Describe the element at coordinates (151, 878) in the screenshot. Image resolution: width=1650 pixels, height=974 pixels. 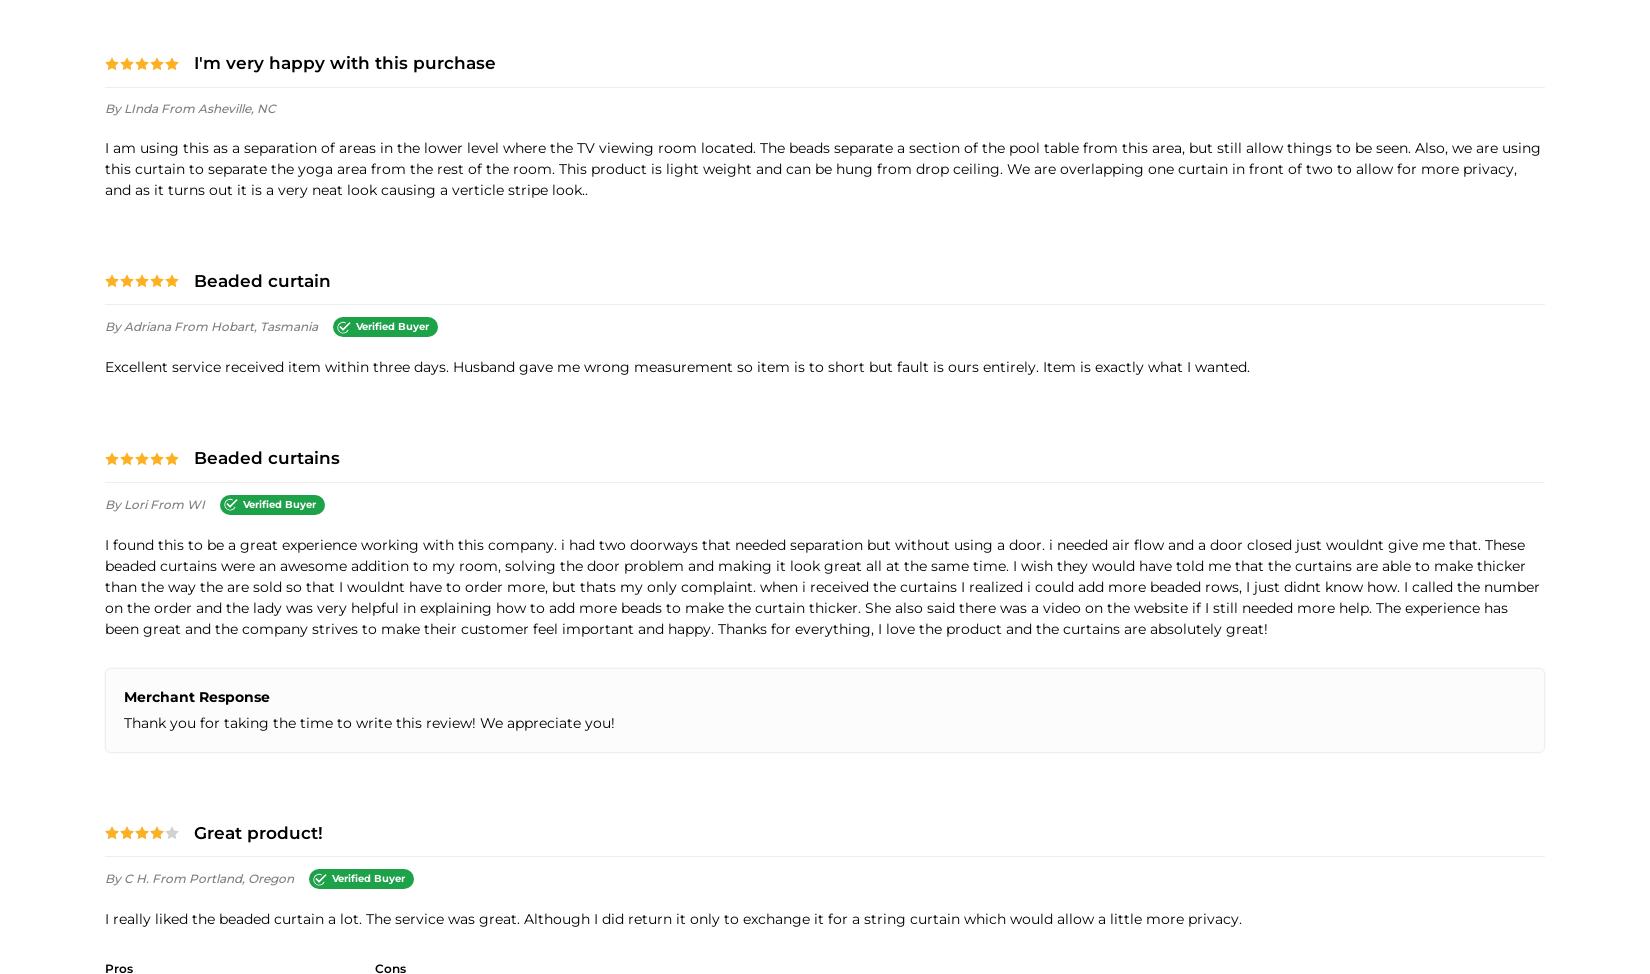
I see `'from portland,  oregon'` at that location.